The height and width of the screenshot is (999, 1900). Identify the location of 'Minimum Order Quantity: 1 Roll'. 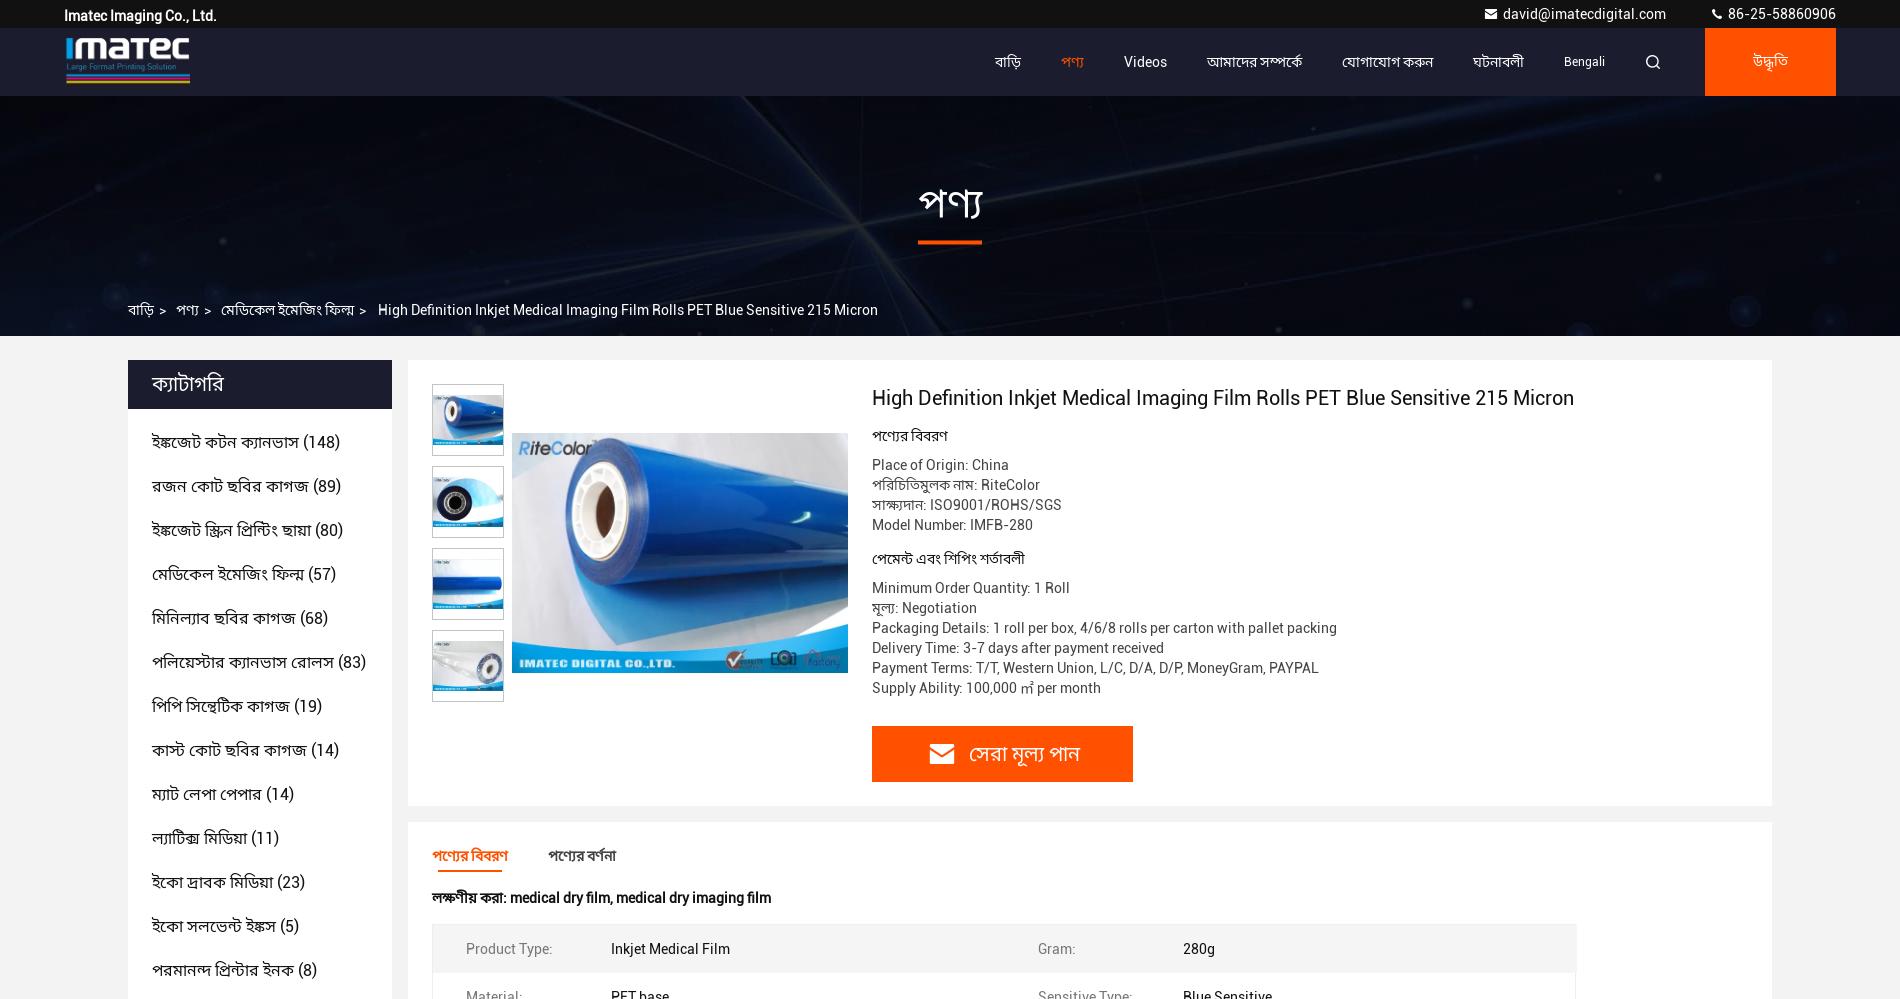
(971, 588).